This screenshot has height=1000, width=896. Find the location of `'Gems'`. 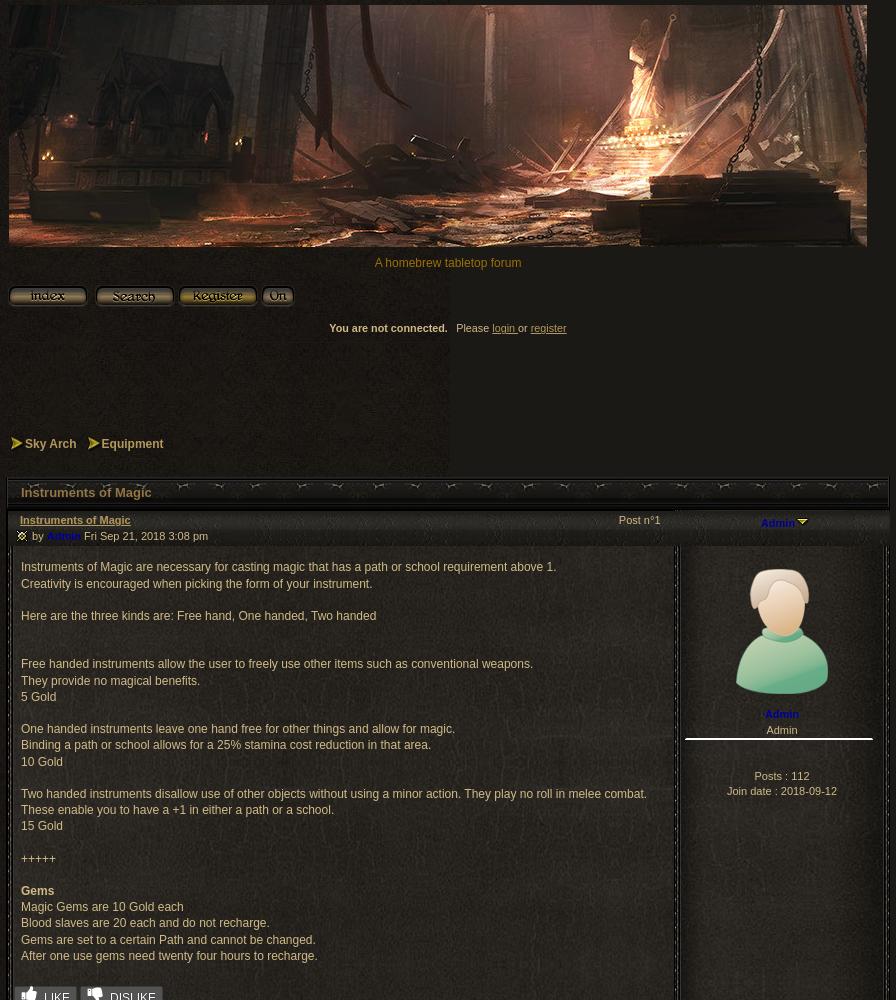

'Gems' is located at coordinates (37, 891).